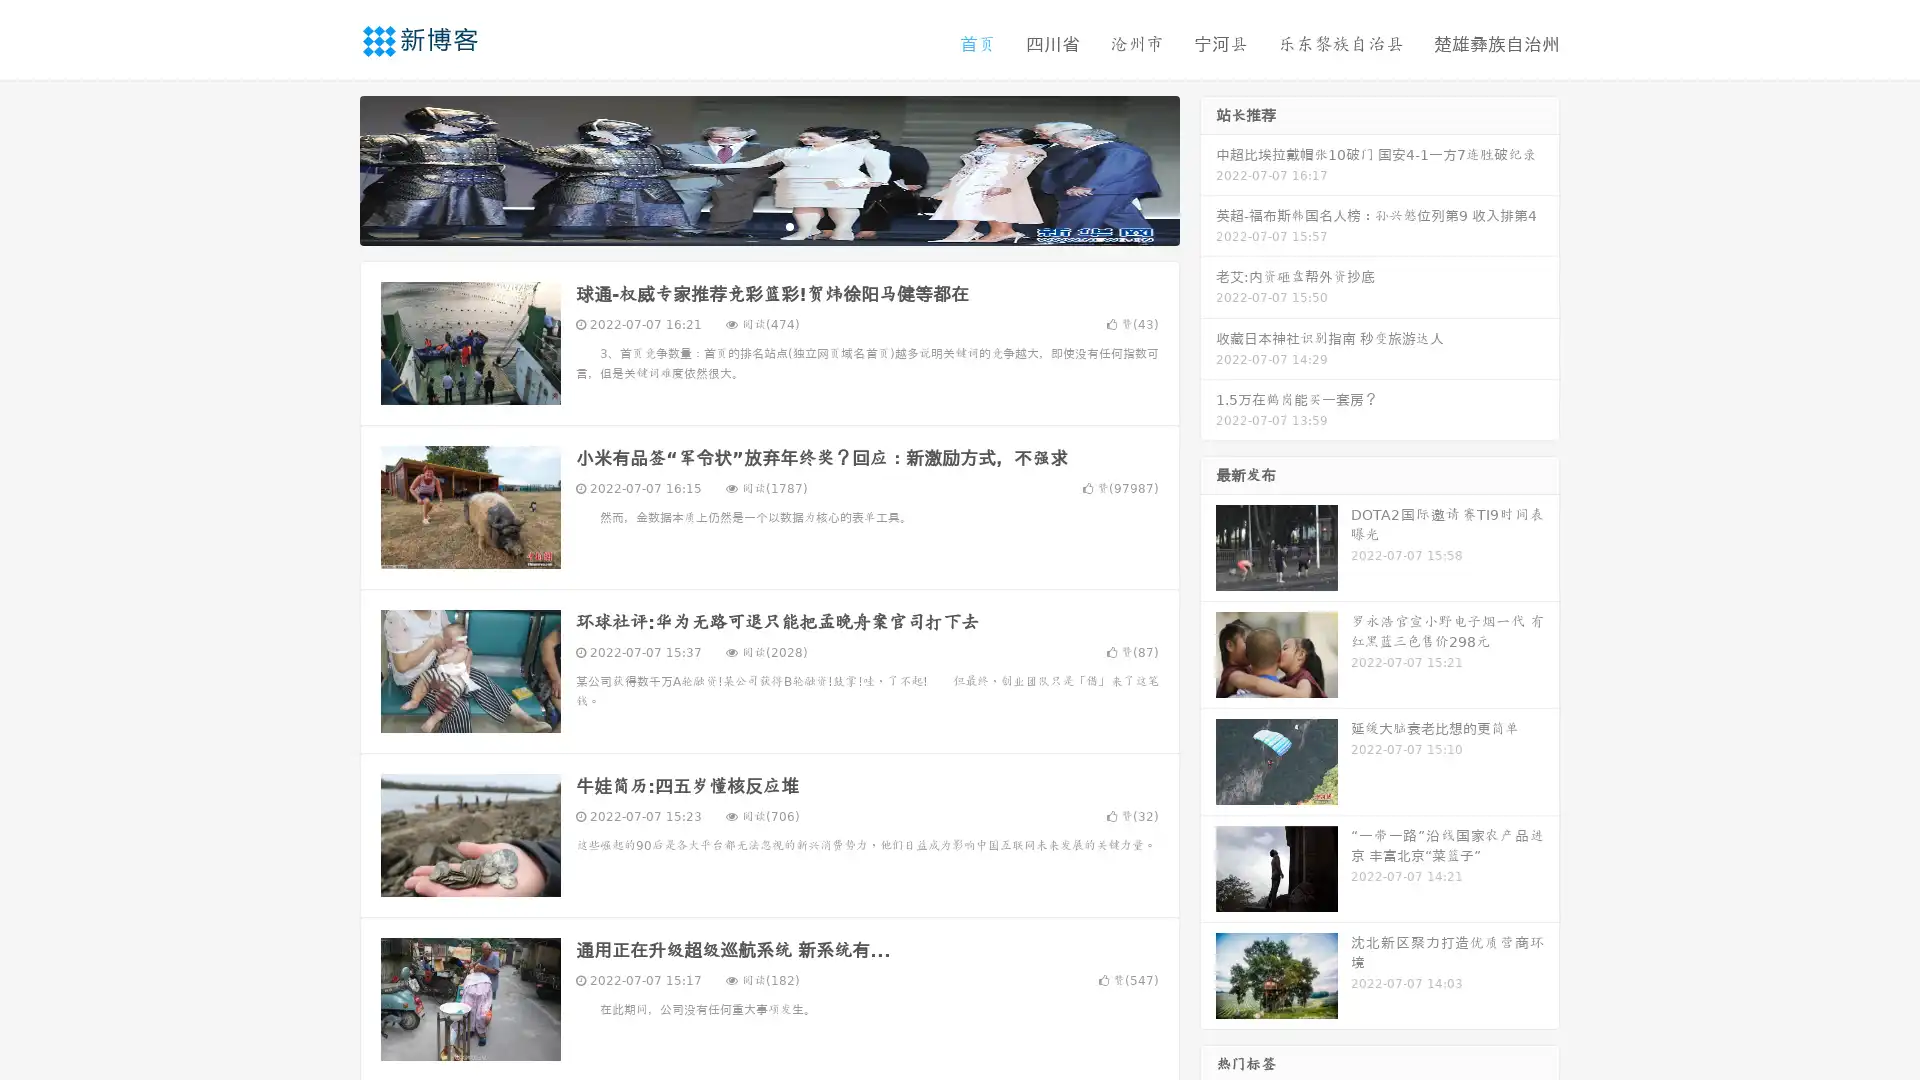 The image size is (1920, 1080). What do you see at coordinates (748, 225) in the screenshot?
I see `Go to slide 1` at bounding box center [748, 225].